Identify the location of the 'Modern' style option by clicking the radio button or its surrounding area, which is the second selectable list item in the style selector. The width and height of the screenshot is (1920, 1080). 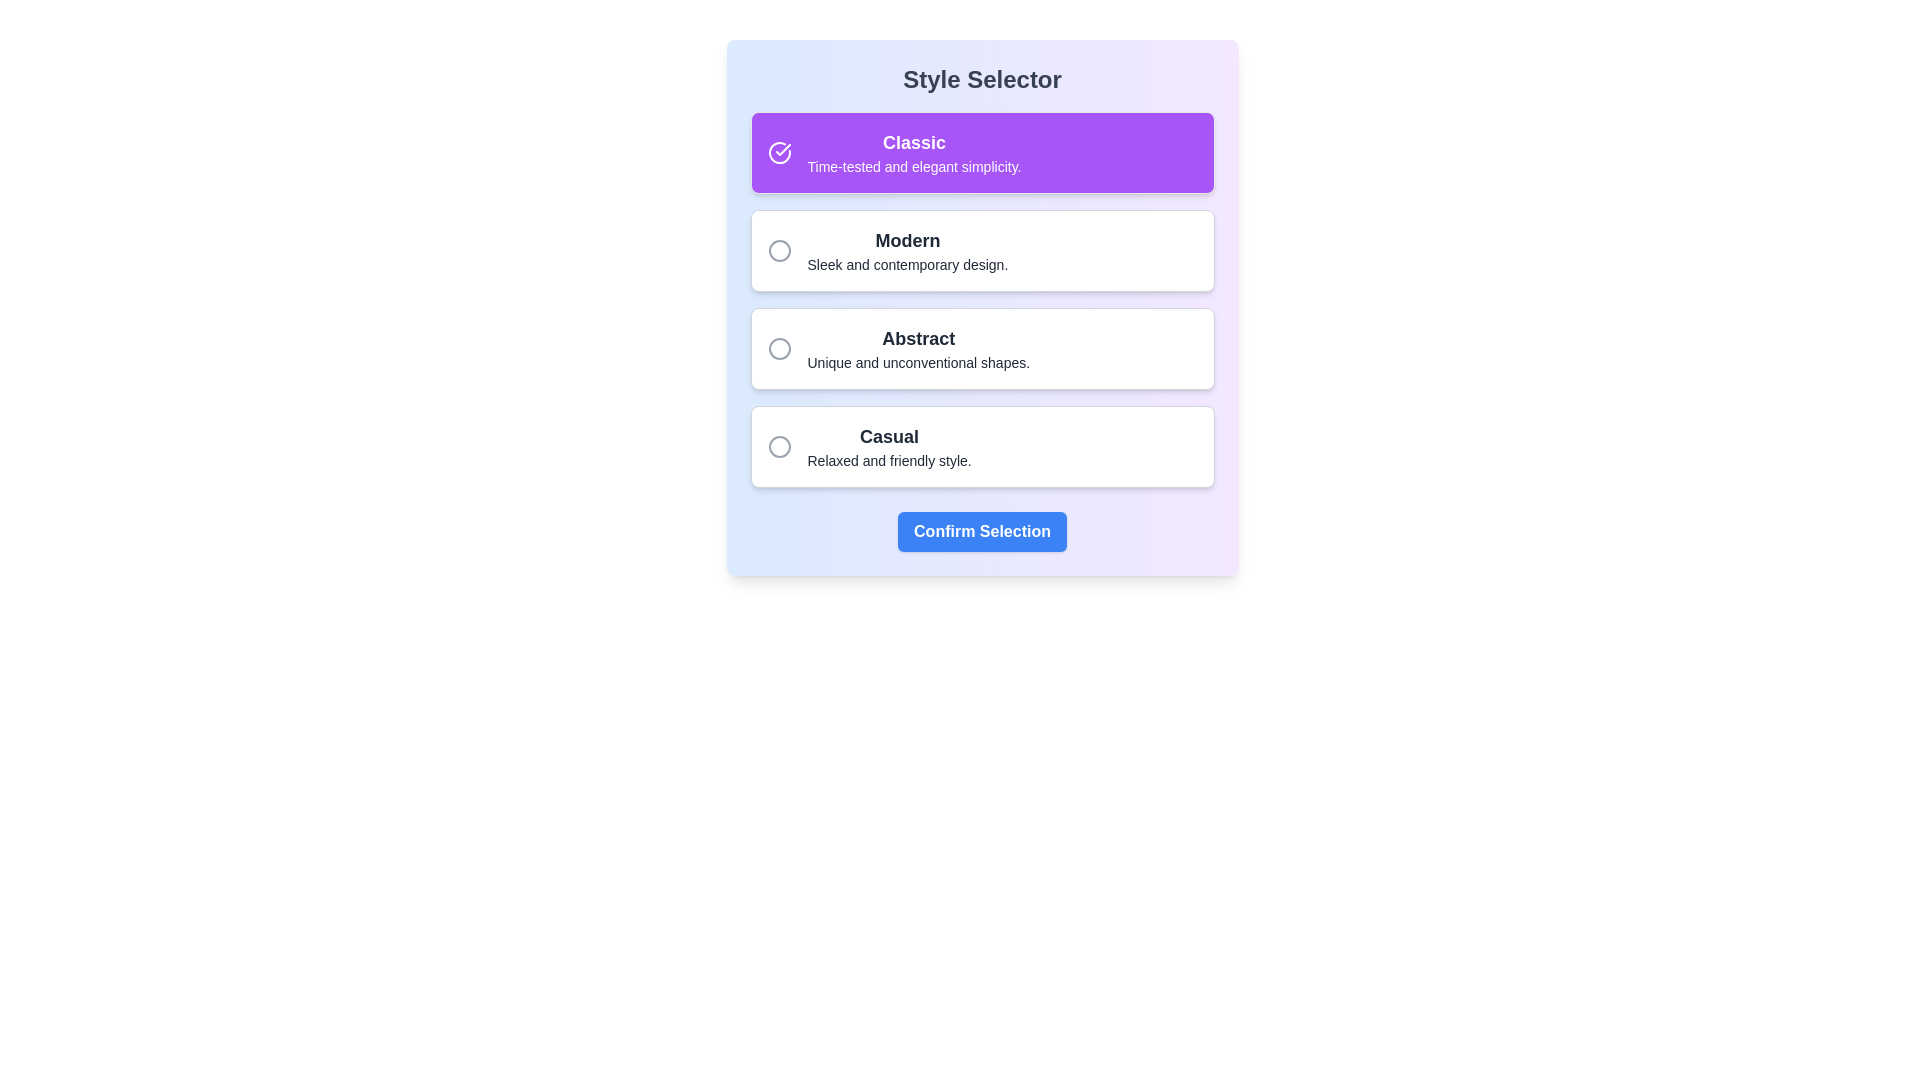
(982, 249).